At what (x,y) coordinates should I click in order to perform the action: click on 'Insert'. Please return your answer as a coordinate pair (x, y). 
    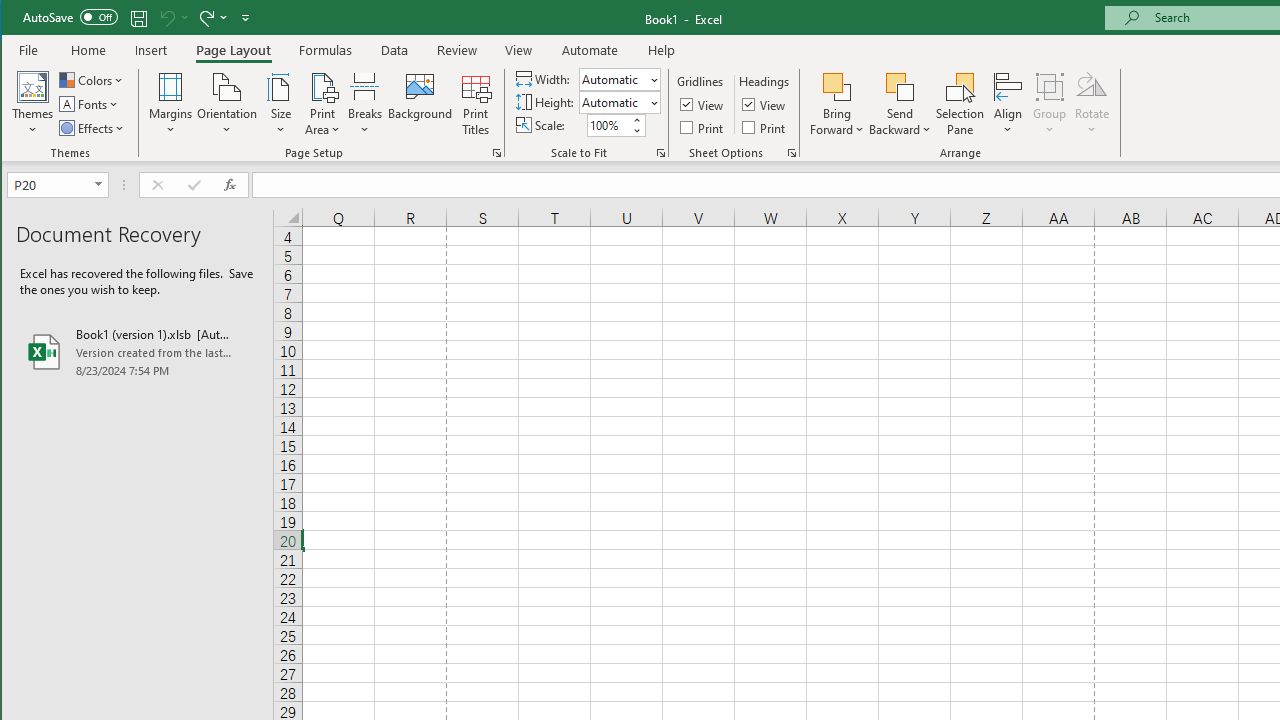
    Looking at the image, I should click on (150, 49).